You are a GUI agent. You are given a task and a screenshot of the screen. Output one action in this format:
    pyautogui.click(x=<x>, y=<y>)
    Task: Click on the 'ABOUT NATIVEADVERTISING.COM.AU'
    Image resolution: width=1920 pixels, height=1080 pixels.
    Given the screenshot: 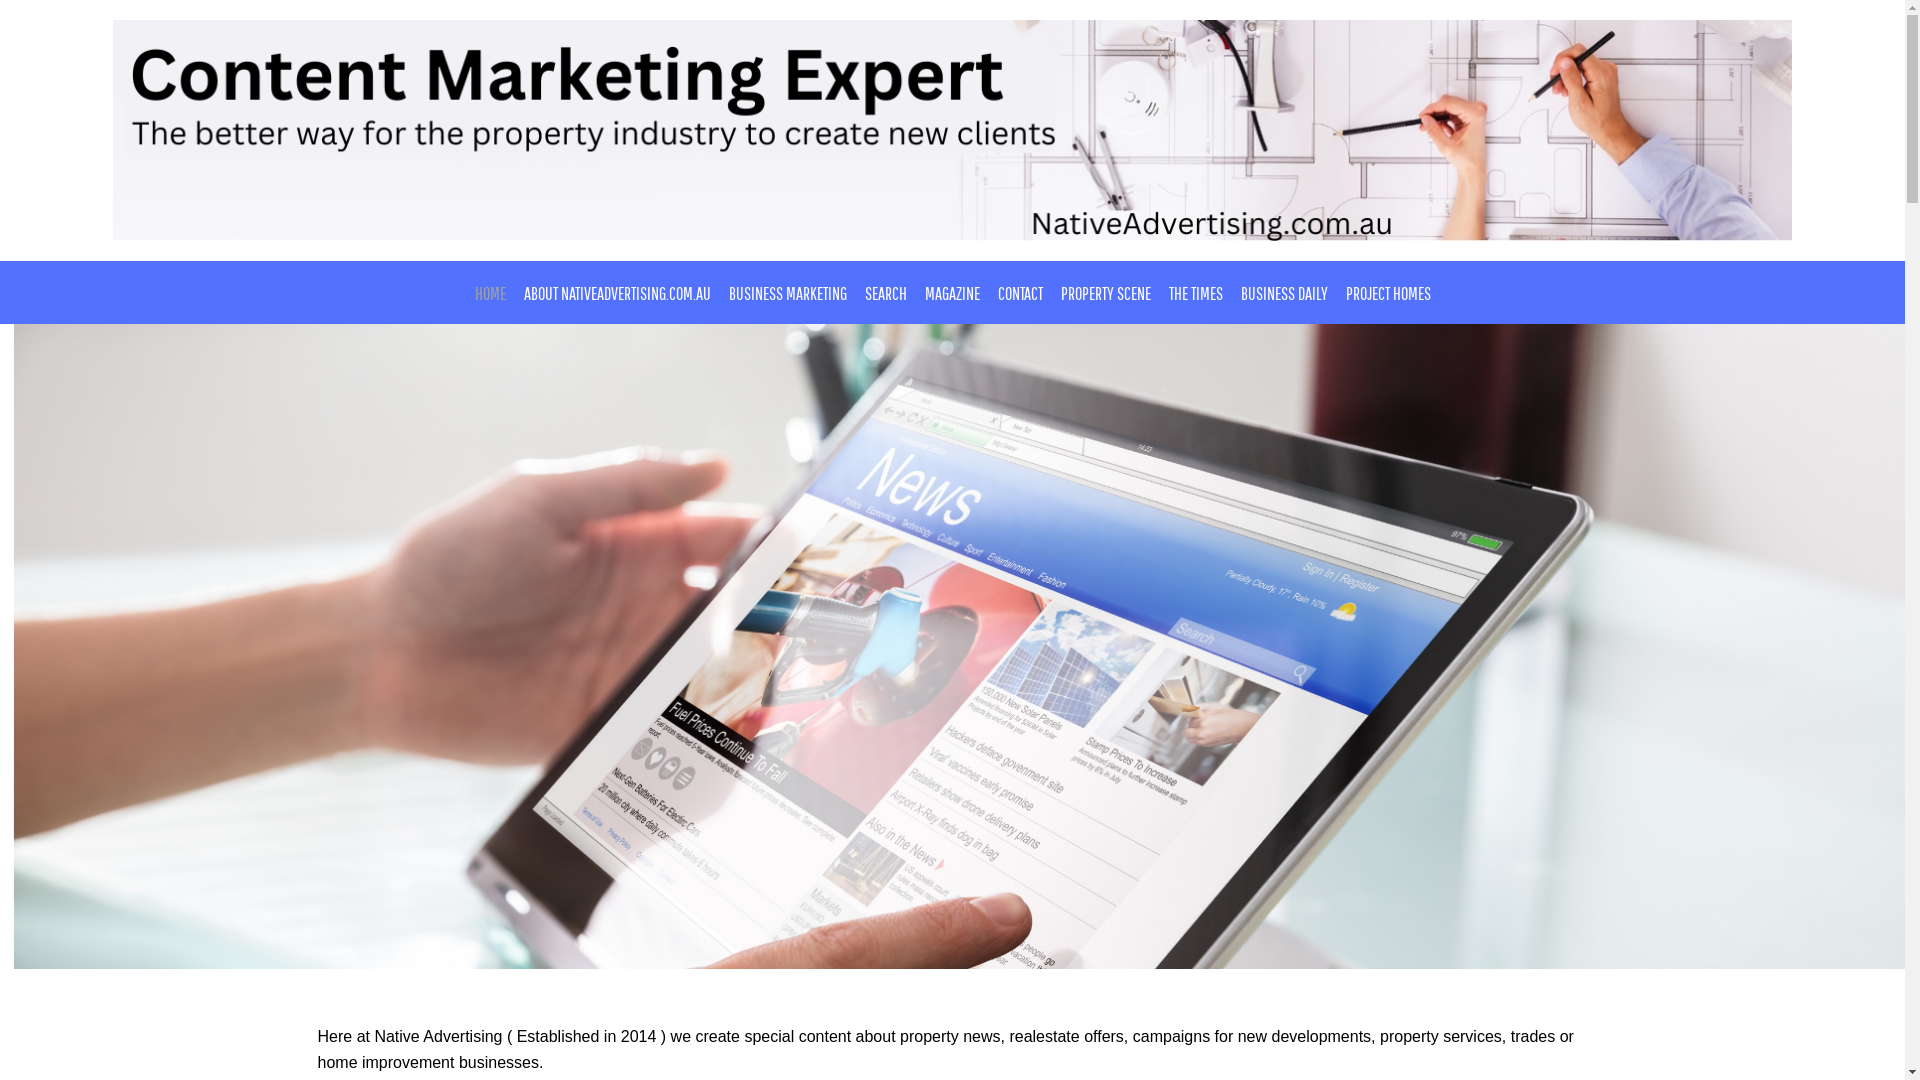 What is the action you would take?
    pyautogui.click(x=615, y=293)
    